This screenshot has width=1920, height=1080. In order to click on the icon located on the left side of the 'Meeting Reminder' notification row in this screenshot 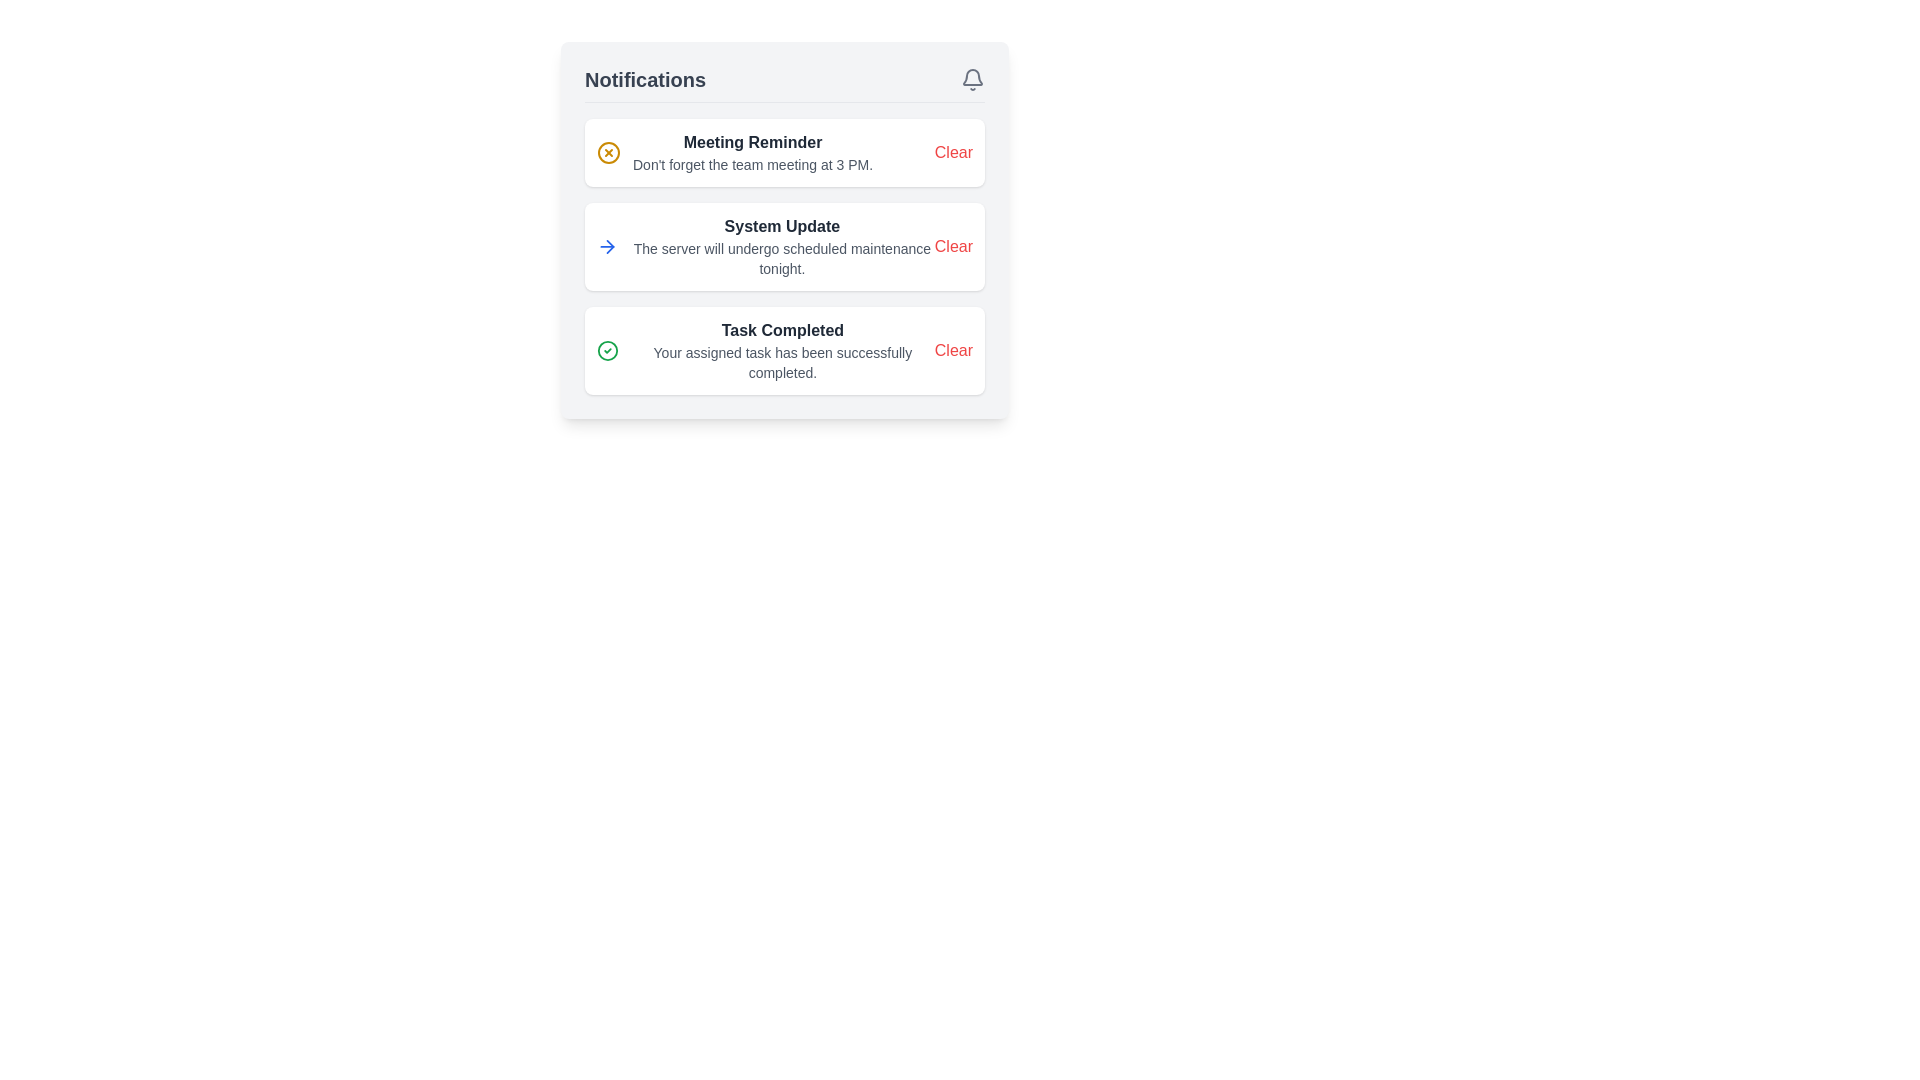, I will do `click(608, 152)`.